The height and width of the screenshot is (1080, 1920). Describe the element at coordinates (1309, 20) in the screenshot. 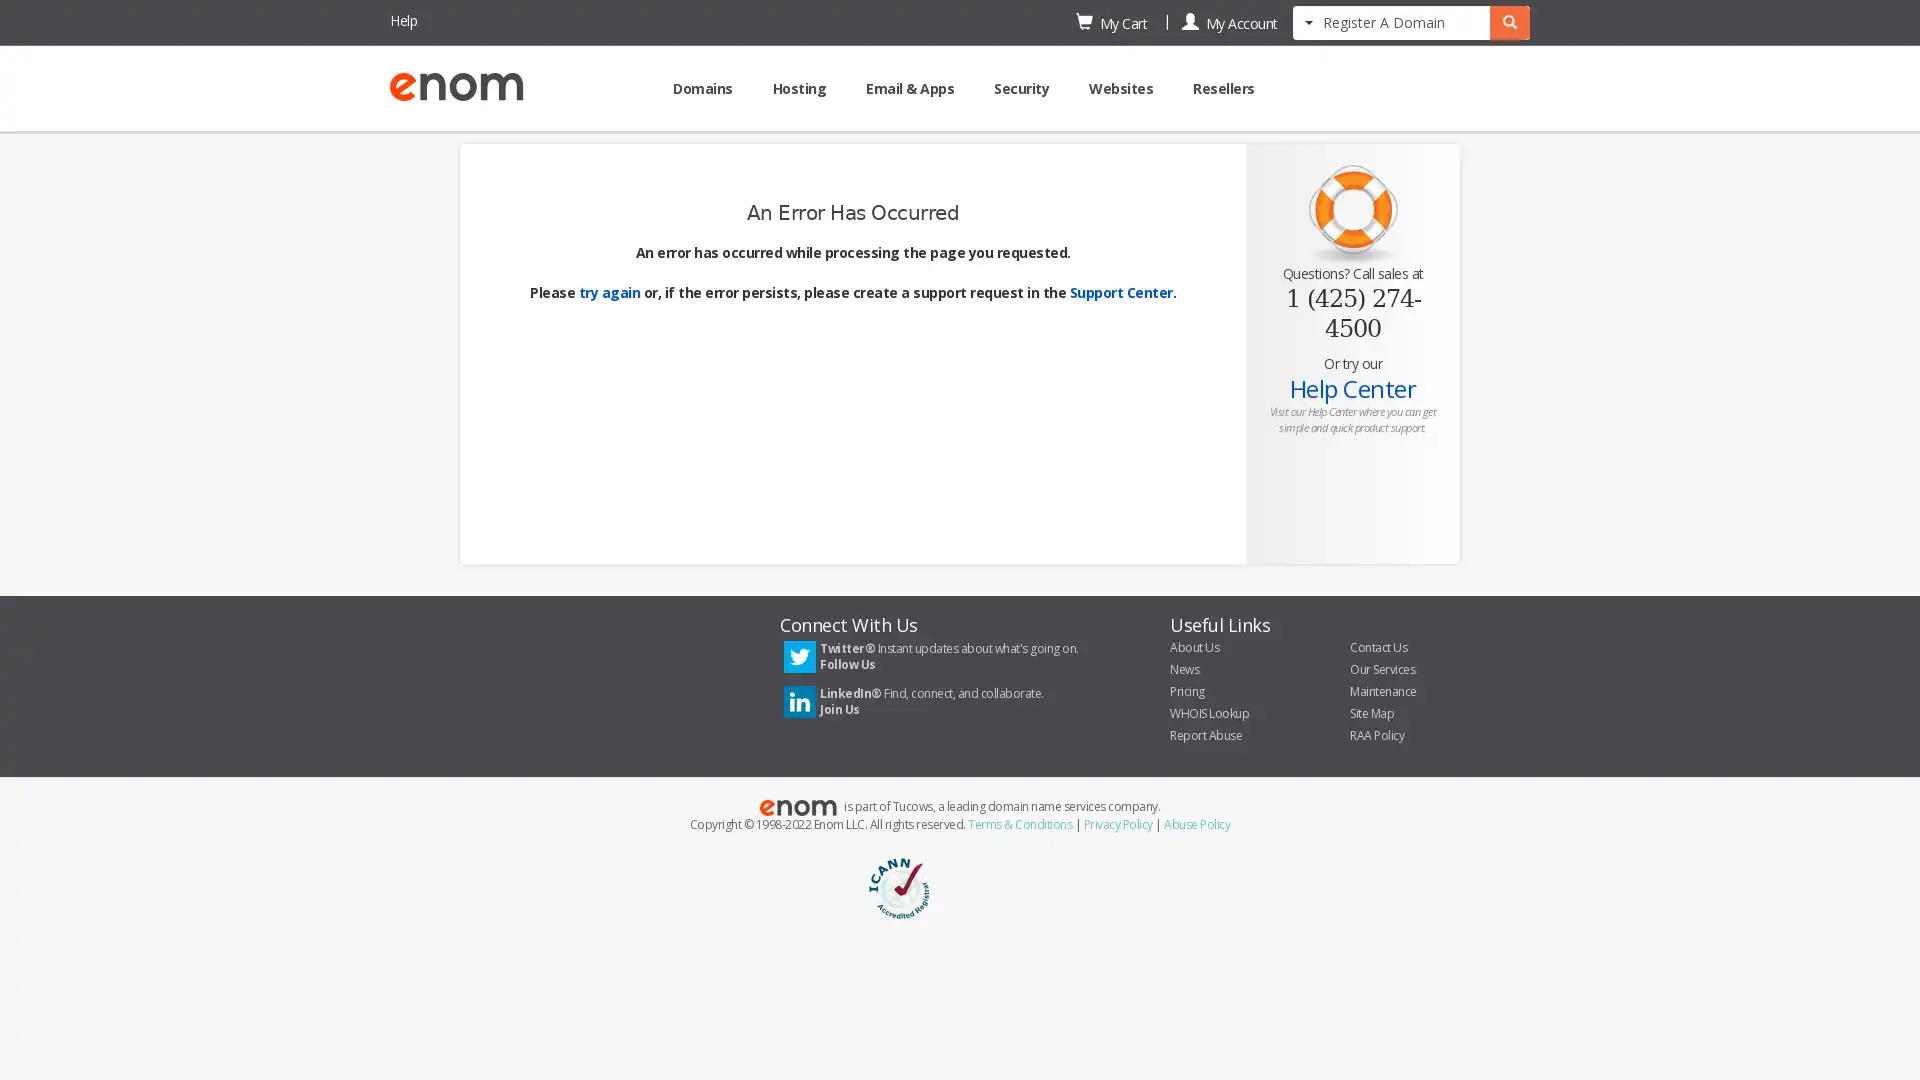

I see `Toggle Dropdown` at that location.